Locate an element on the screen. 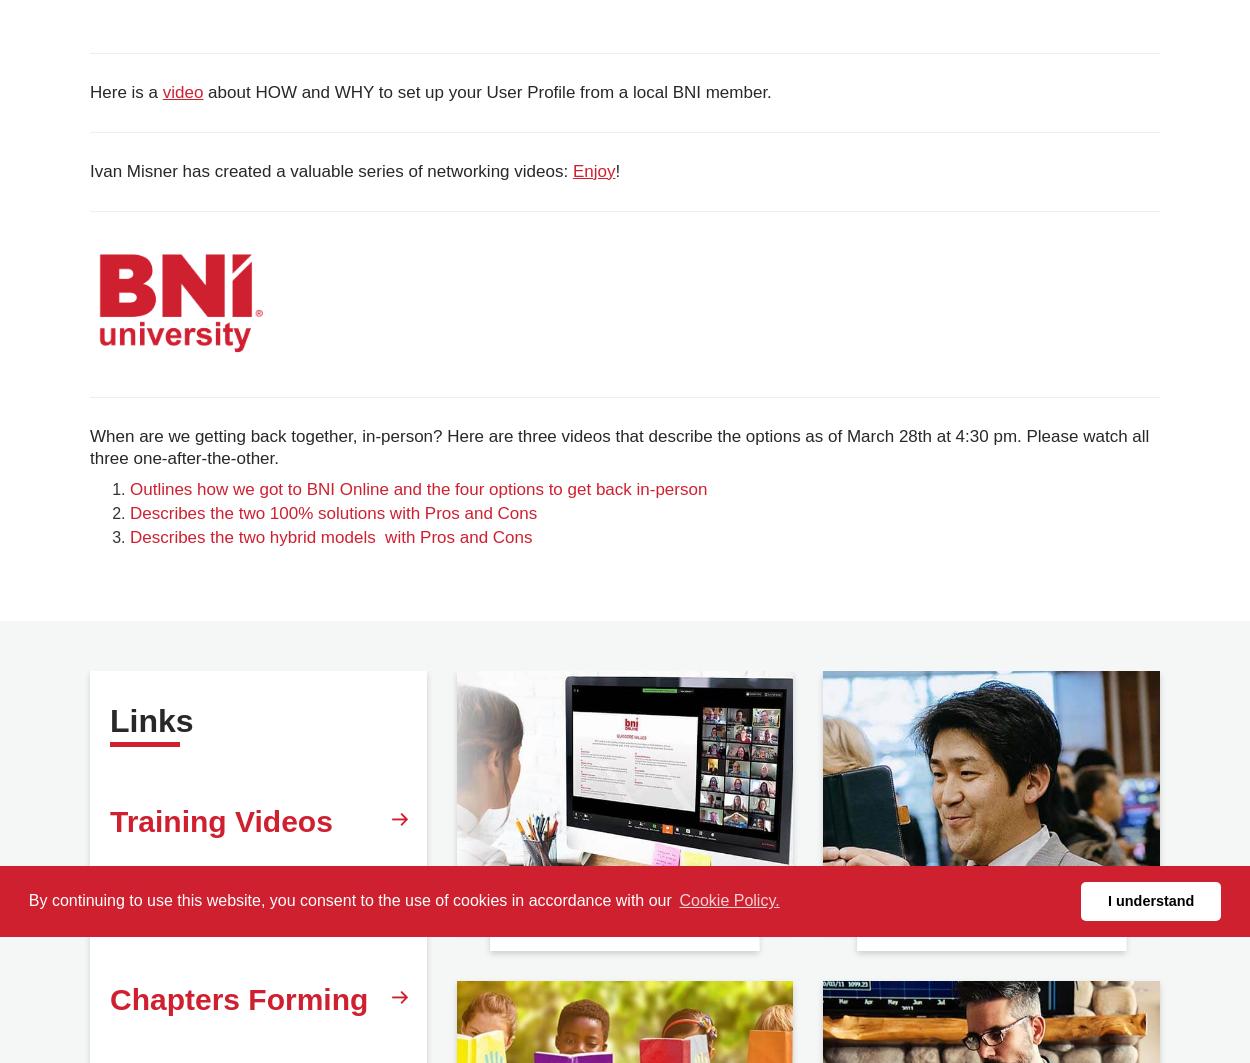  'Chapters Forming' is located at coordinates (238, 997).